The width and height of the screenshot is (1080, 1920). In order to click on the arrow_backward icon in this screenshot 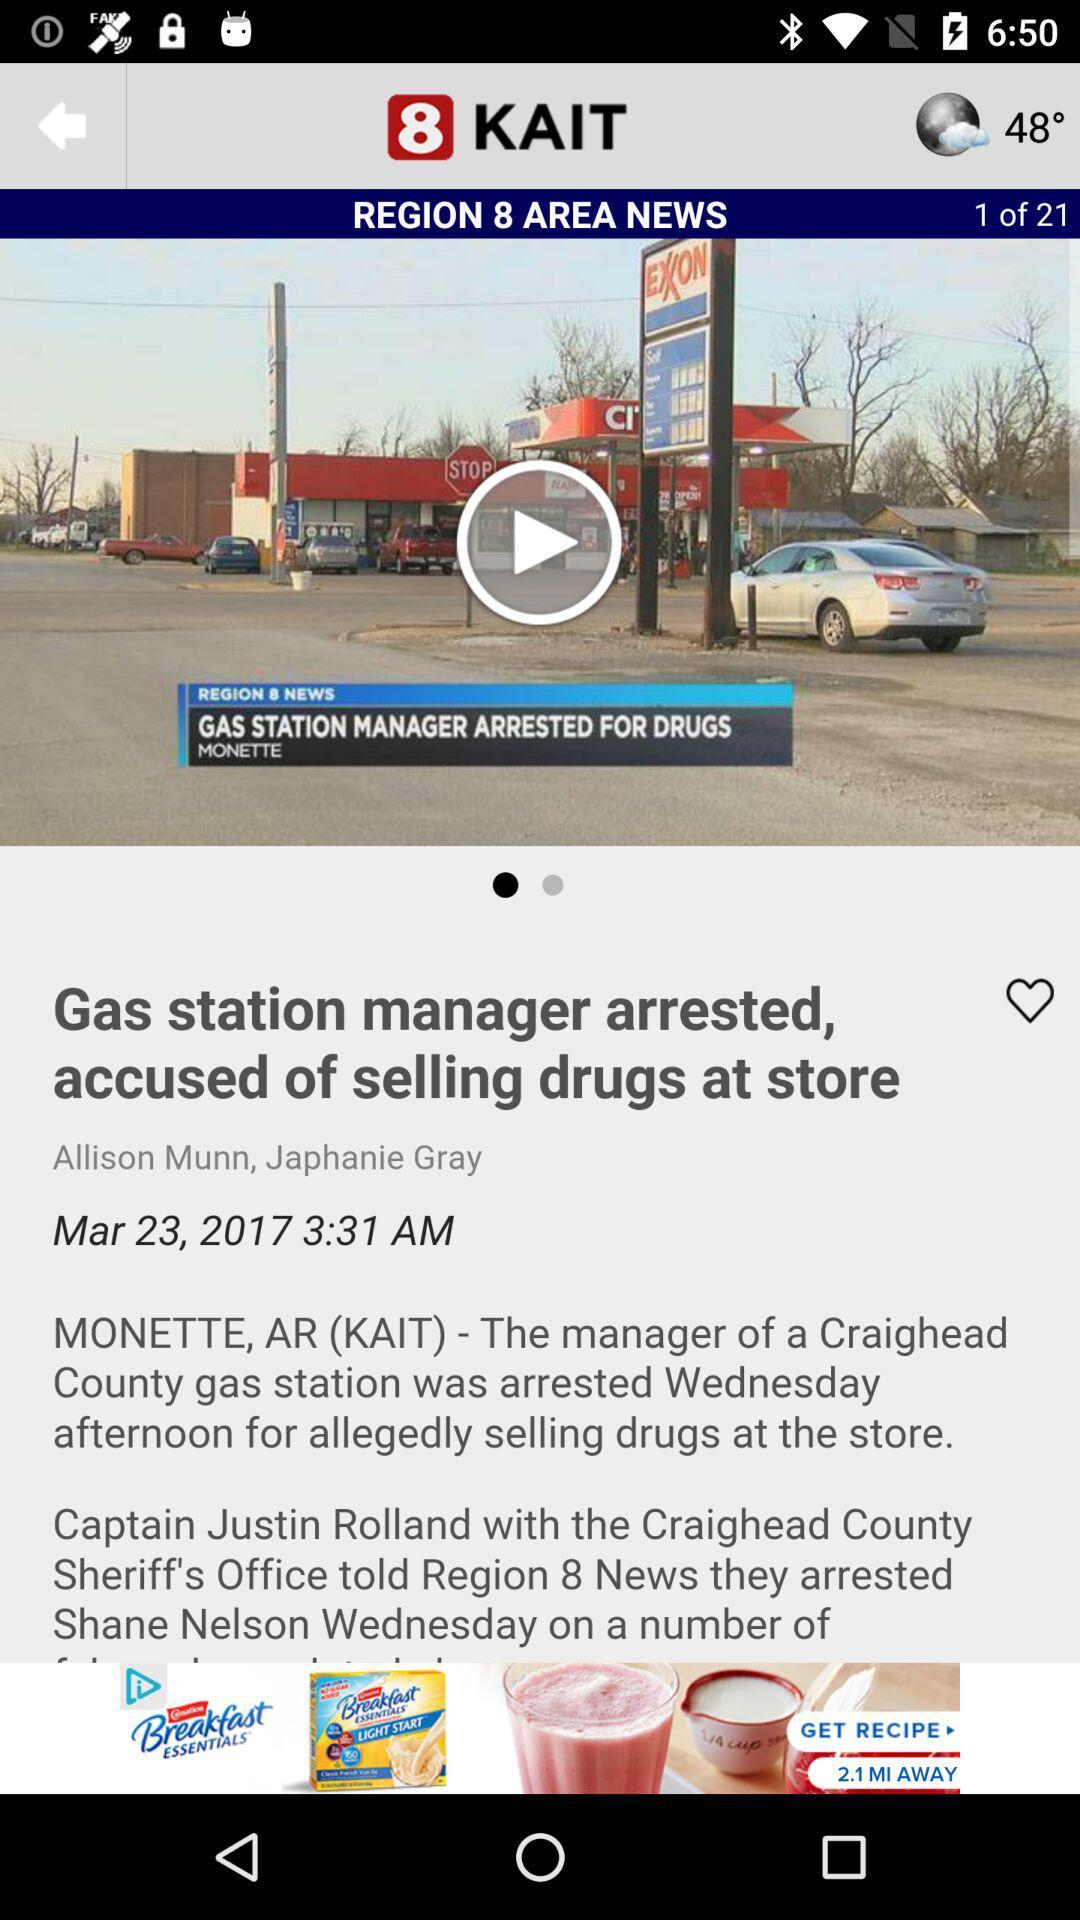, I will do `click(61, 124)`.